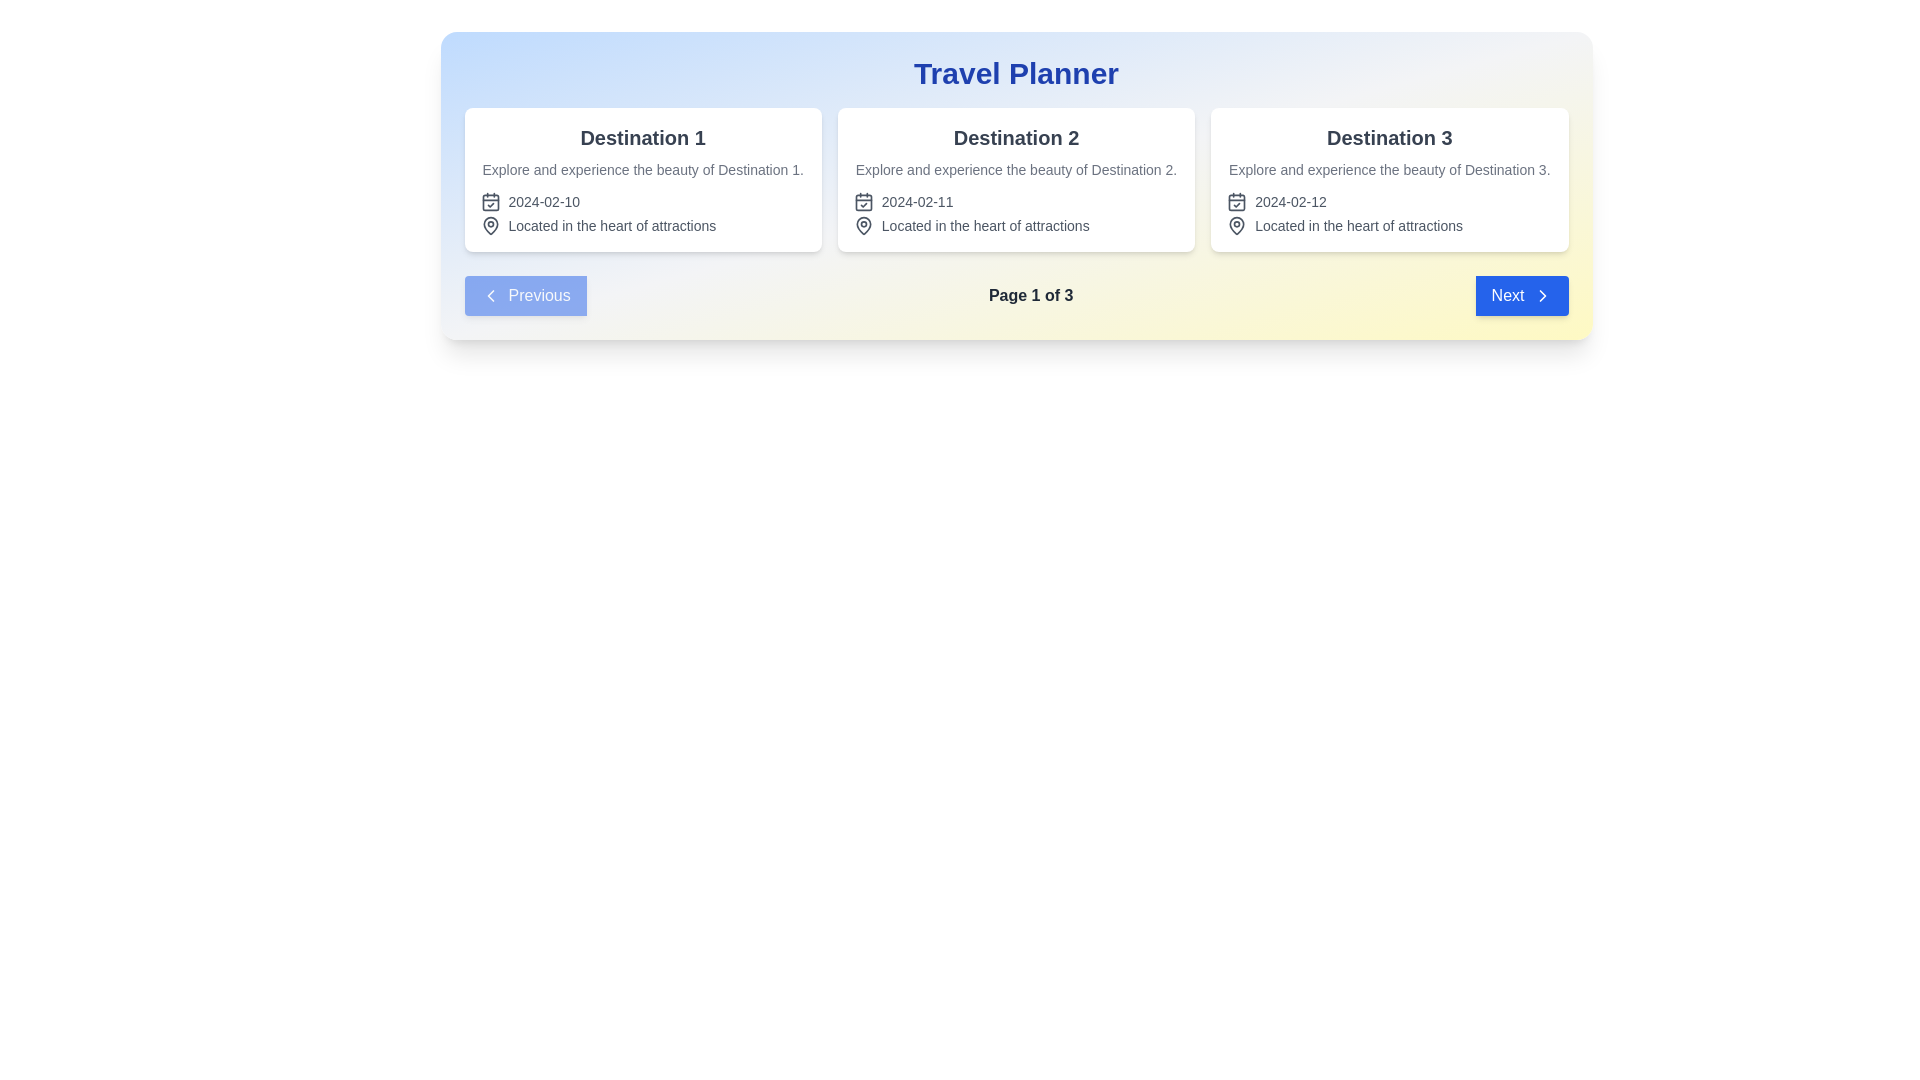 The width and height of the screenshot is (1920, 1080). What do you see at coordinates (1236, 201) in the screenshot?
I see `the calendar icon representing the date '2024-02-12' in the 'Destination 3' section as a static informative element` at bounding box center [1236, 201].